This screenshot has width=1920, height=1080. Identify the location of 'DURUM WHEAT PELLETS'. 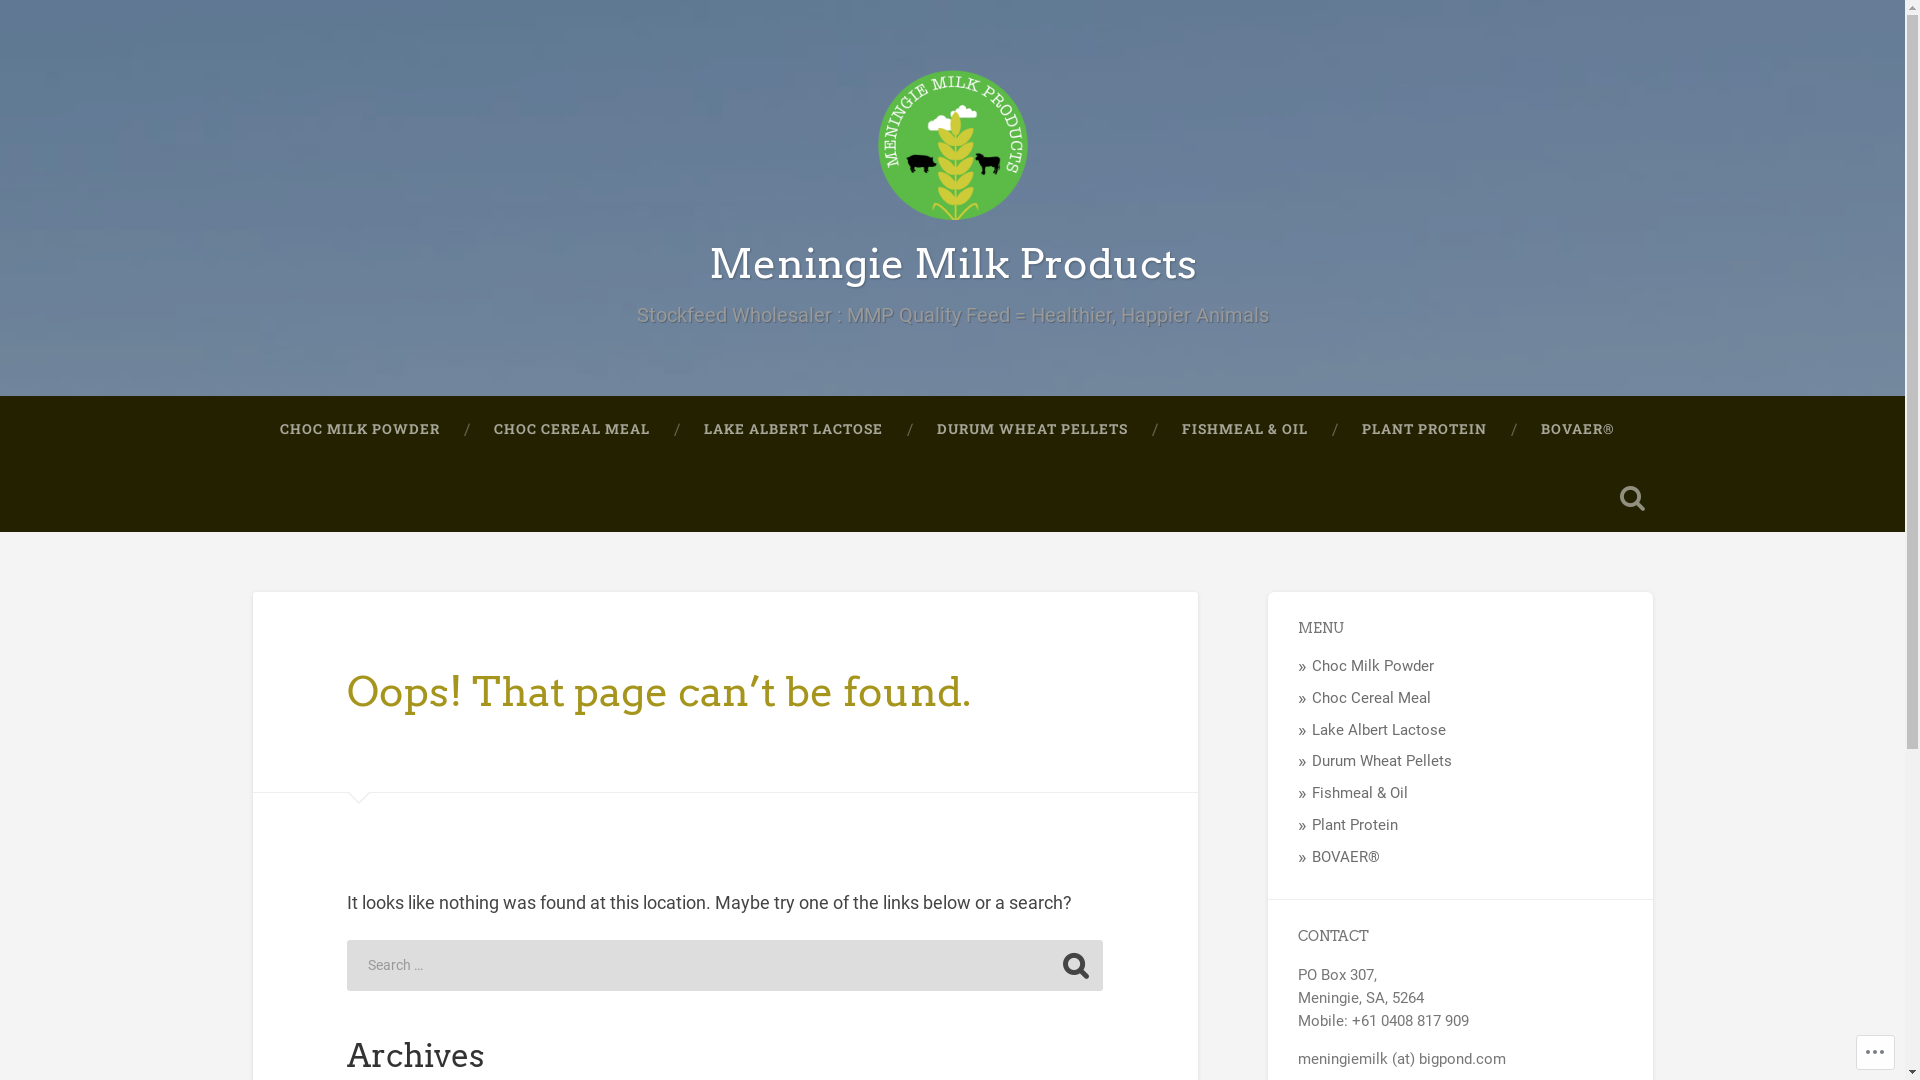
(1032, 428).